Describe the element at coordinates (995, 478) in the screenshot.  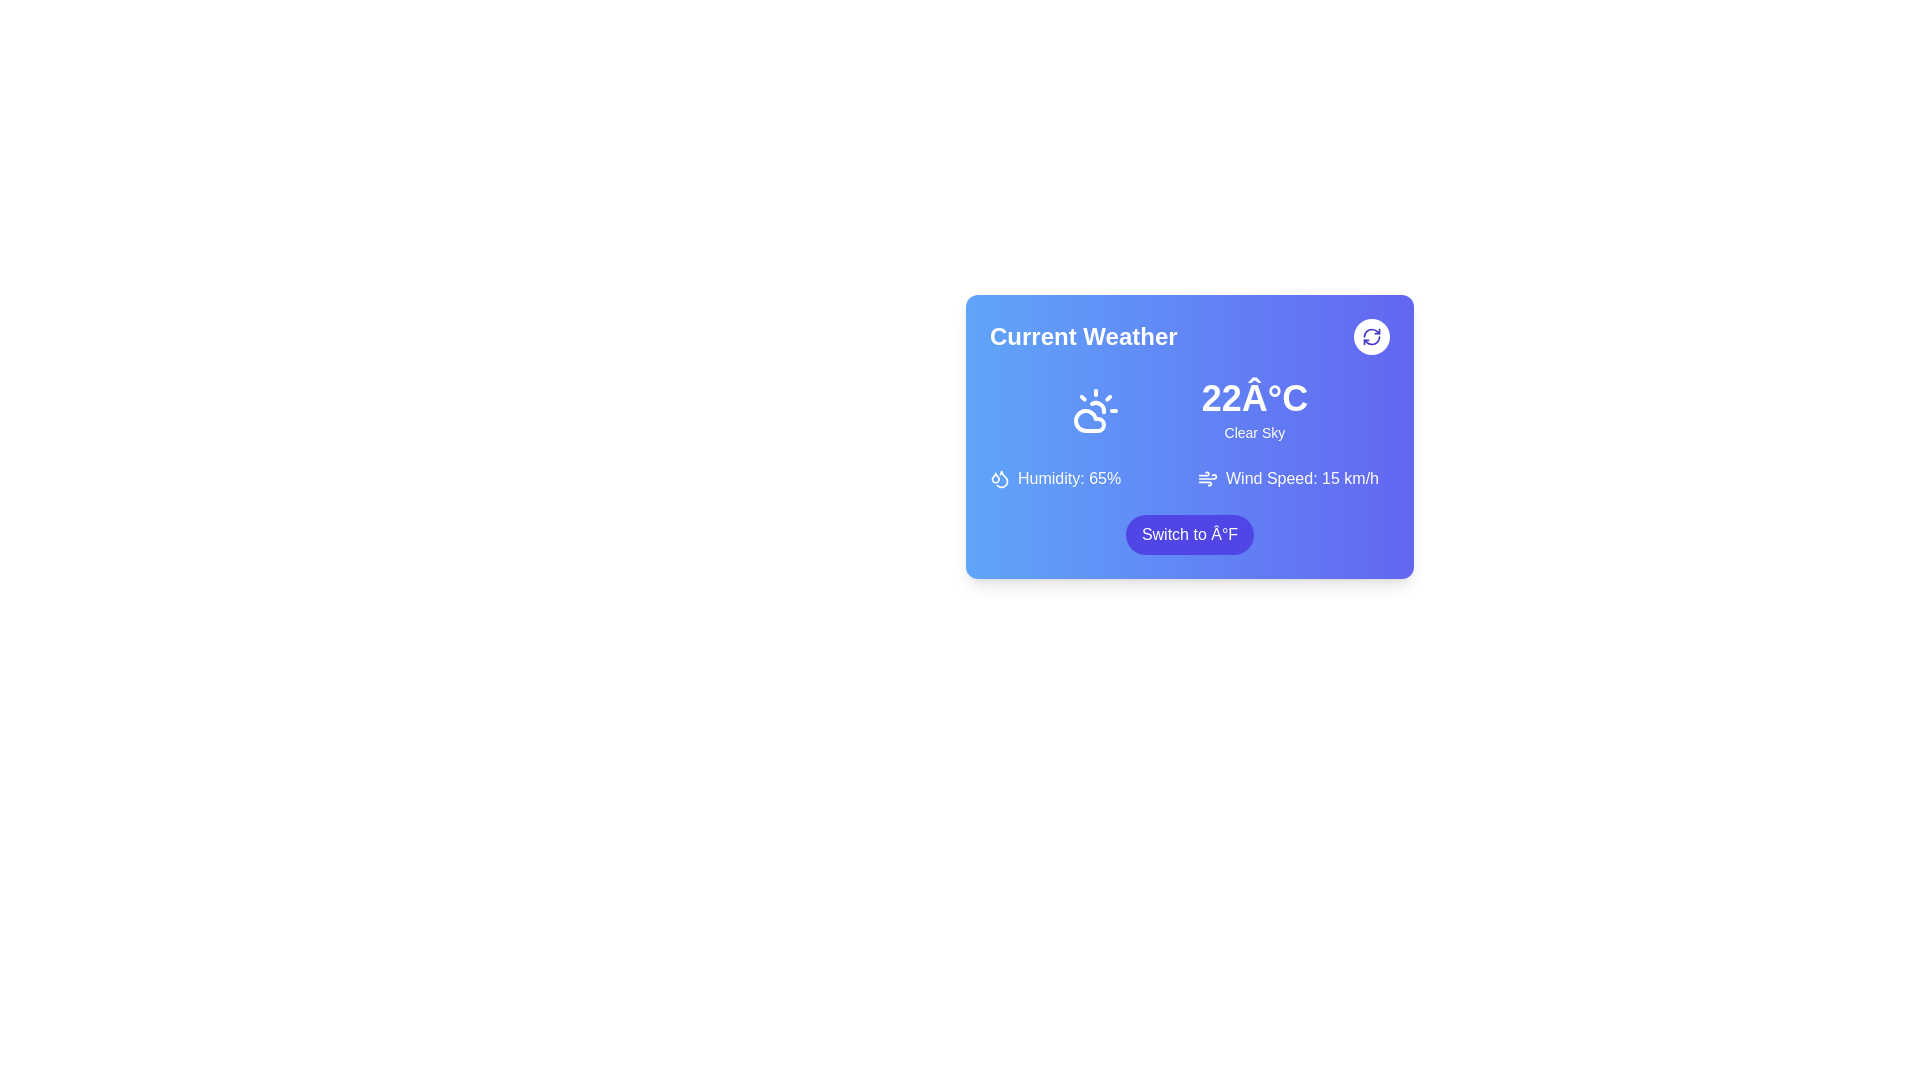
I see `the decorative icon representing humidity information, located within the 'Current Weather' card, positioned to the left of the 'Humidity' text` at that location.